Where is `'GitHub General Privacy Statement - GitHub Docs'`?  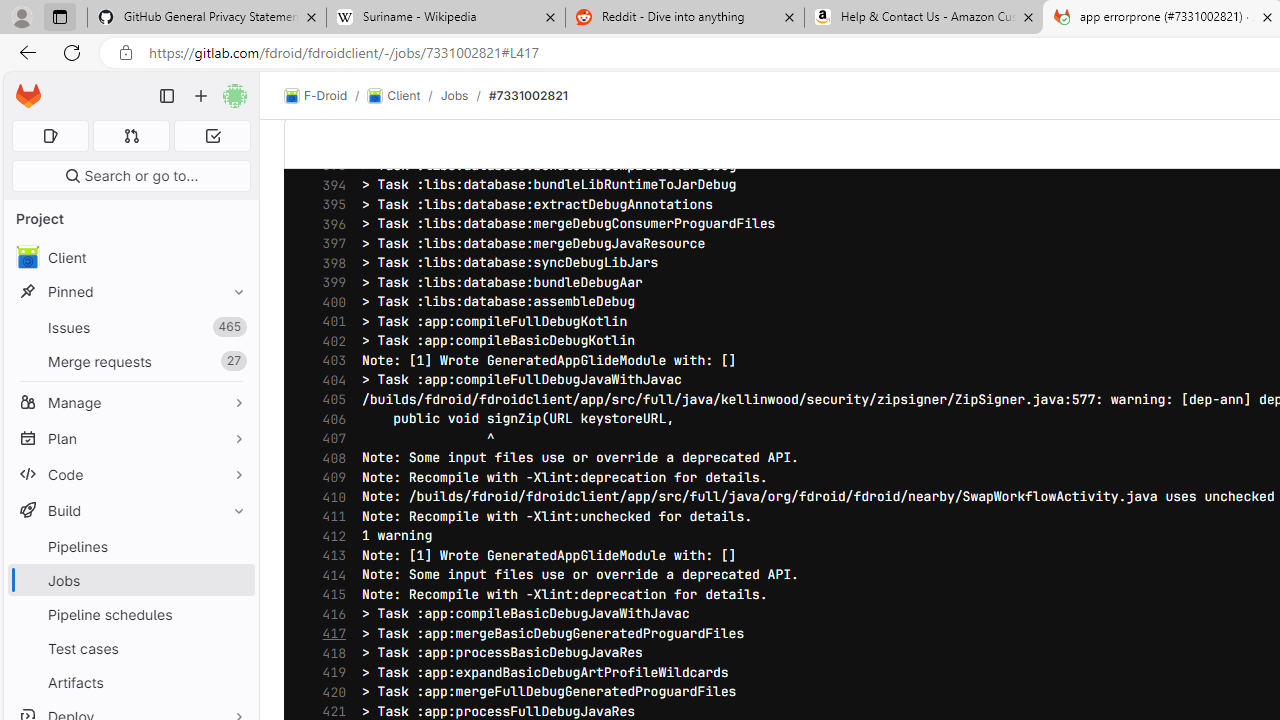 'GitHub General Privacy Statement - GitHub Docs' is located at coordinates (207, 17).